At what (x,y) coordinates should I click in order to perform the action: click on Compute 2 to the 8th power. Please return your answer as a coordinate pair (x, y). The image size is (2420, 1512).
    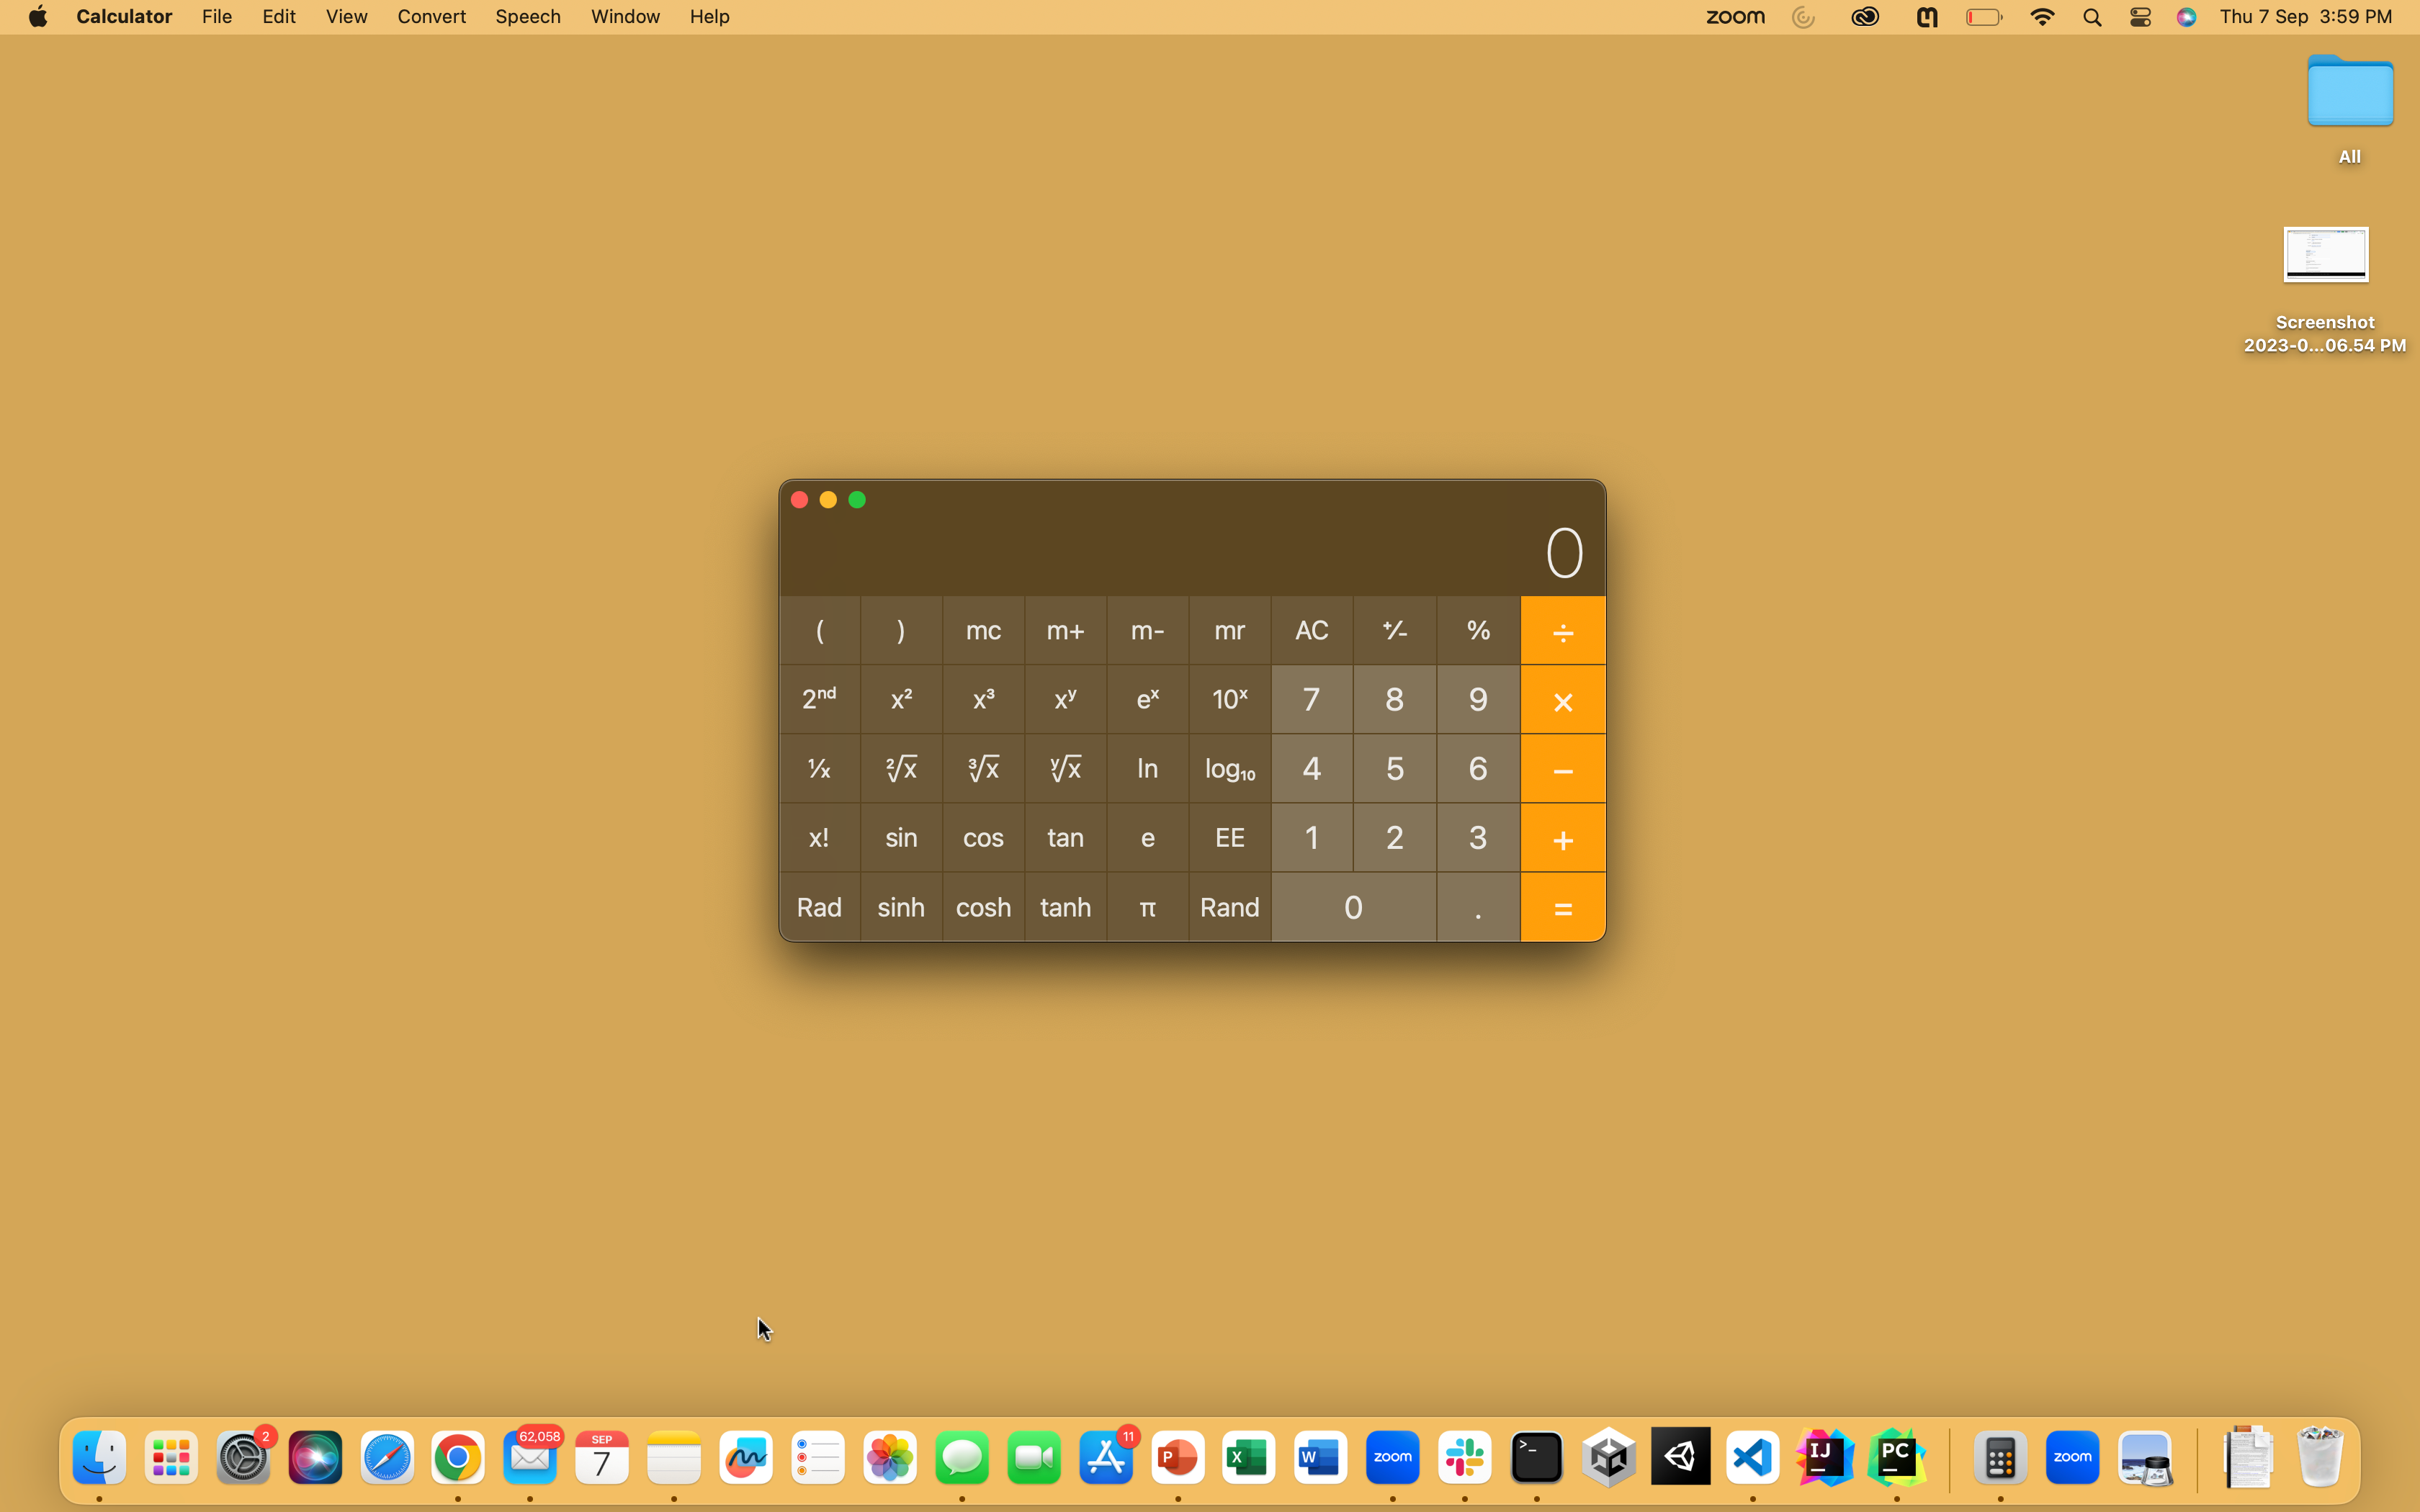
    Looking at the image, I should click on (1394, 834).